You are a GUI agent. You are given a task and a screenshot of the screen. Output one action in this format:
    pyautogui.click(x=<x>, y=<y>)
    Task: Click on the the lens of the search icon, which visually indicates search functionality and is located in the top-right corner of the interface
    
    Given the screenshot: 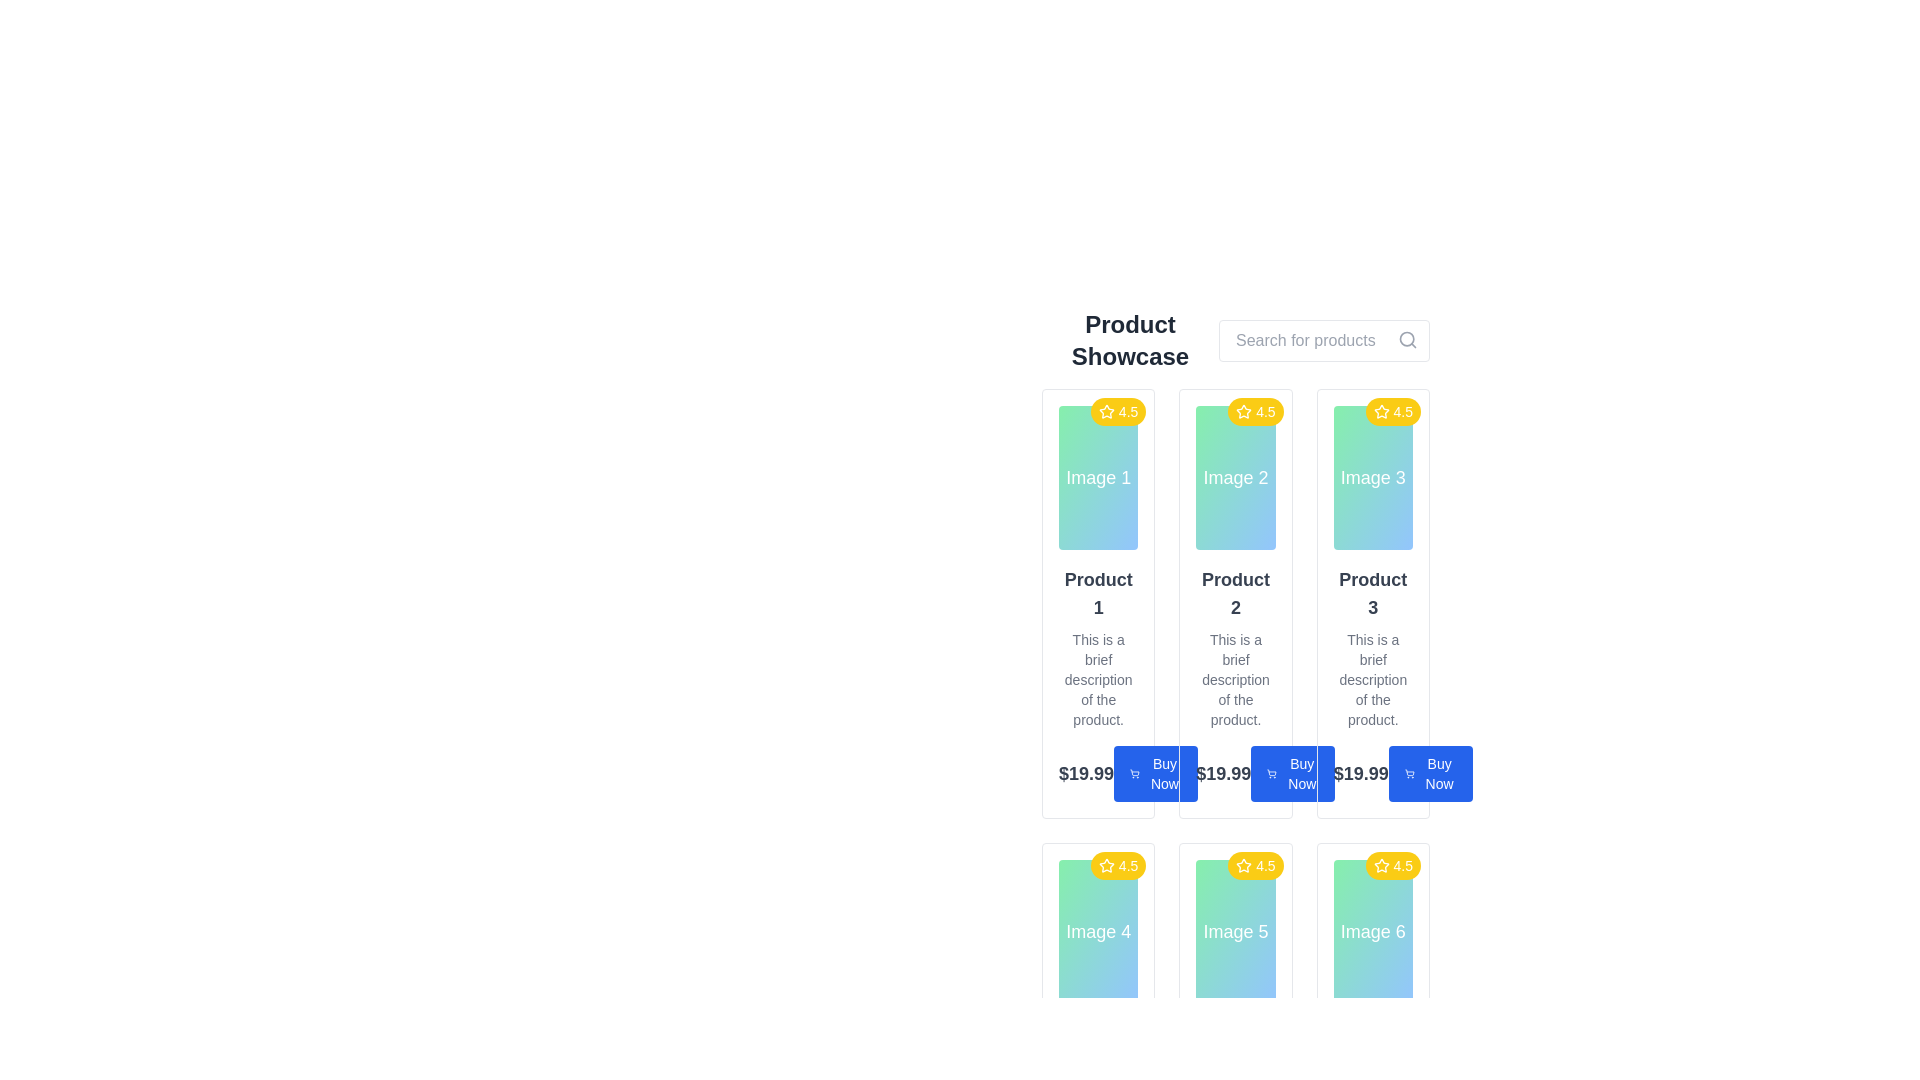 What is the action you would take?
    pyautogui.click(x=1406, y=338)
    